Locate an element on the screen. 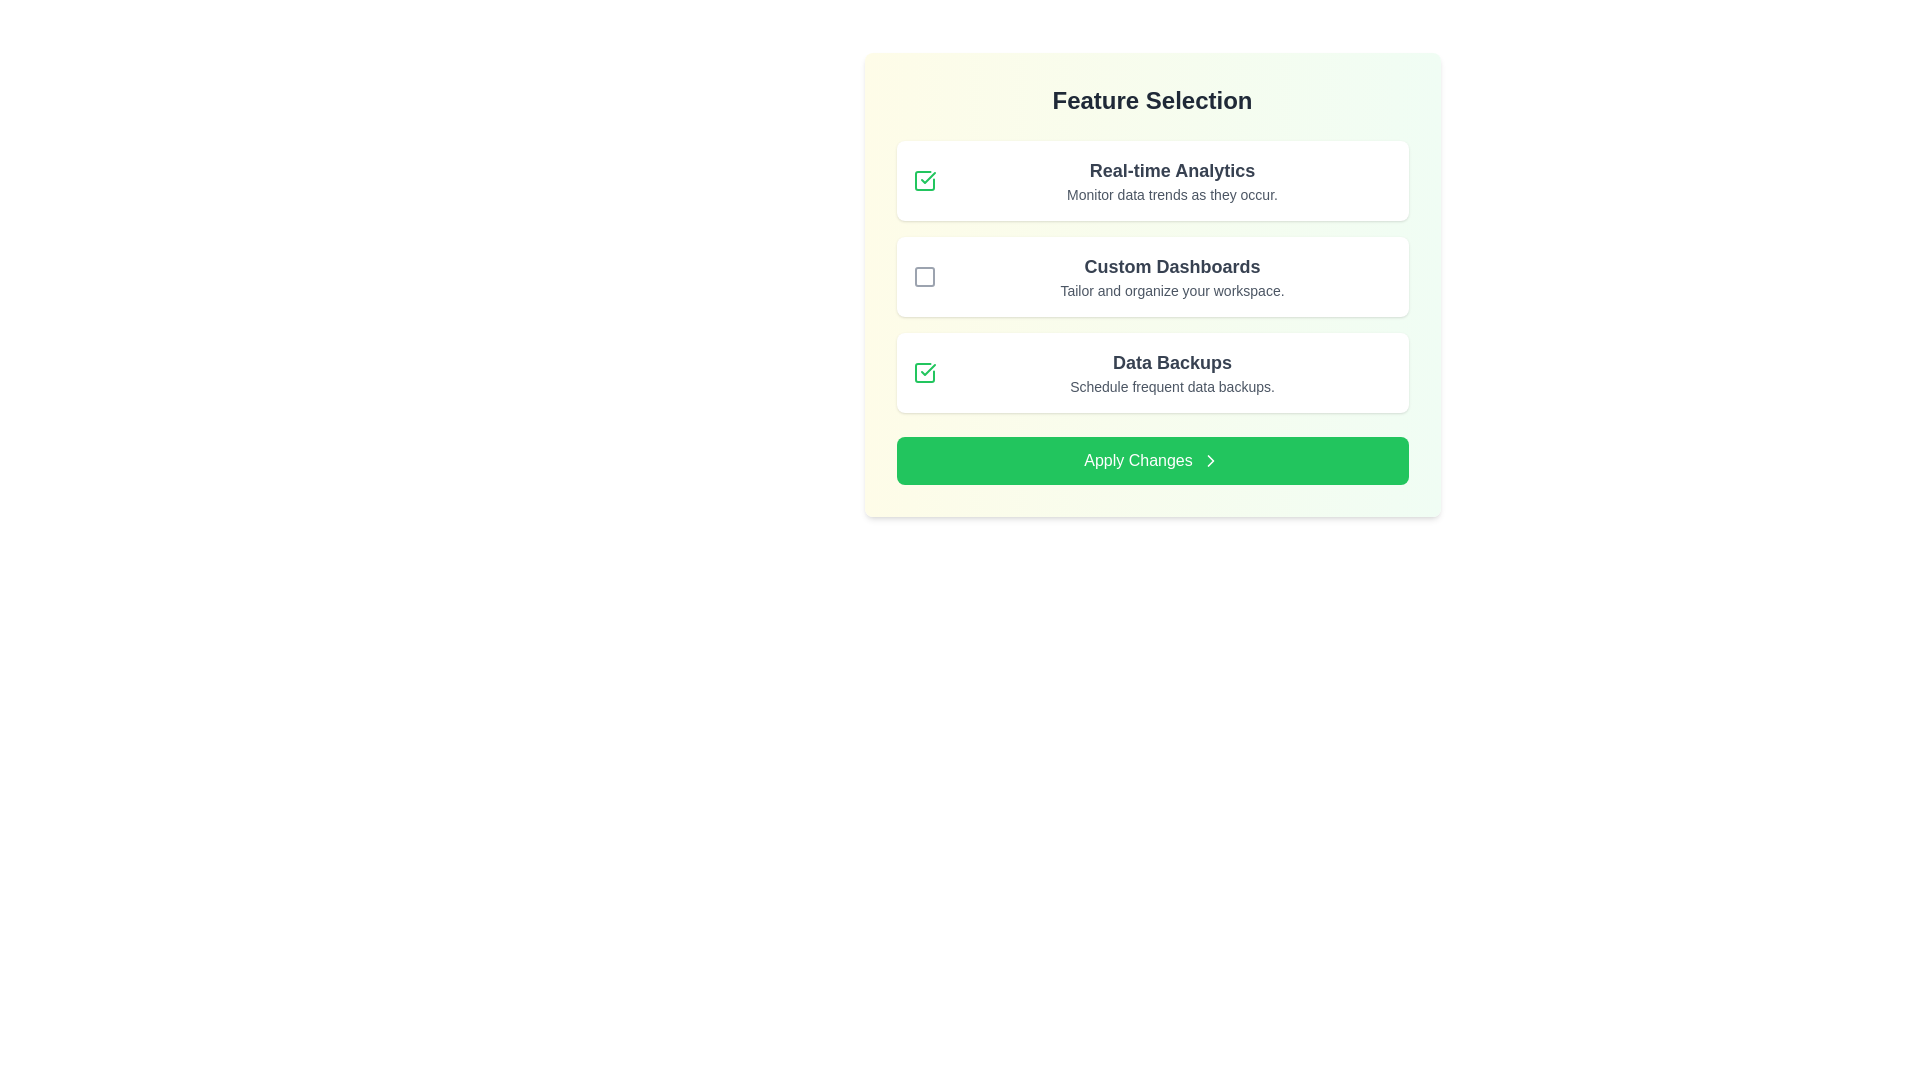  the green rectangular button labeled 'Apply Changes' with a right-facing arrow icon is located at coordinates (1152, 461).